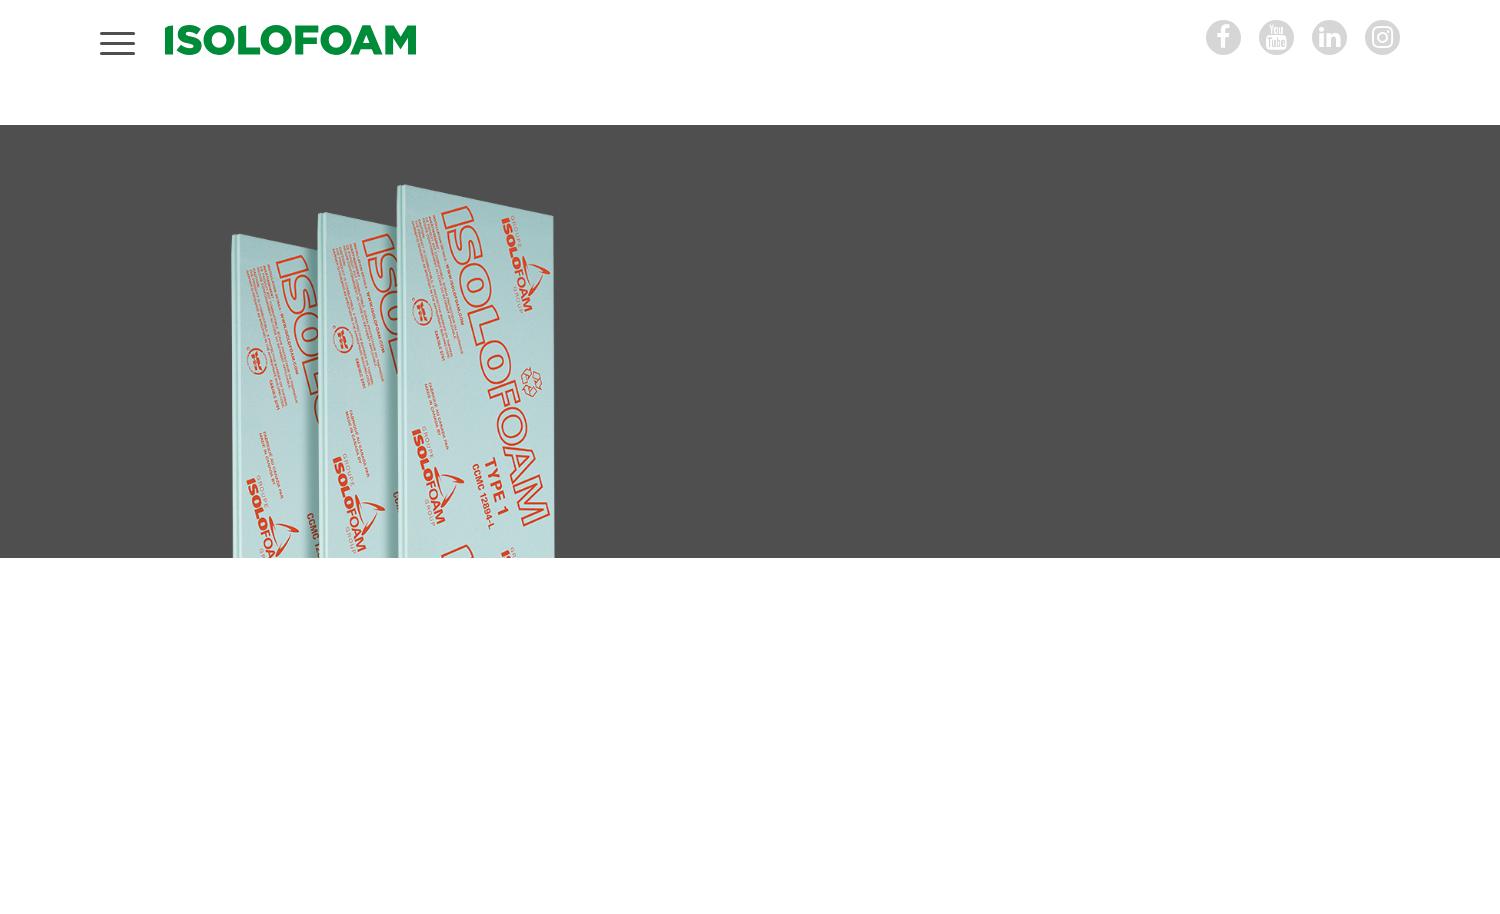 The width and height of the screenshot is (1500, 914). What do you see at coordinates (1159, 709) in the screenshot?
I see `'Technical data sheet ISOLOFOAM Type 1'` at bounding box center [1159, 709].